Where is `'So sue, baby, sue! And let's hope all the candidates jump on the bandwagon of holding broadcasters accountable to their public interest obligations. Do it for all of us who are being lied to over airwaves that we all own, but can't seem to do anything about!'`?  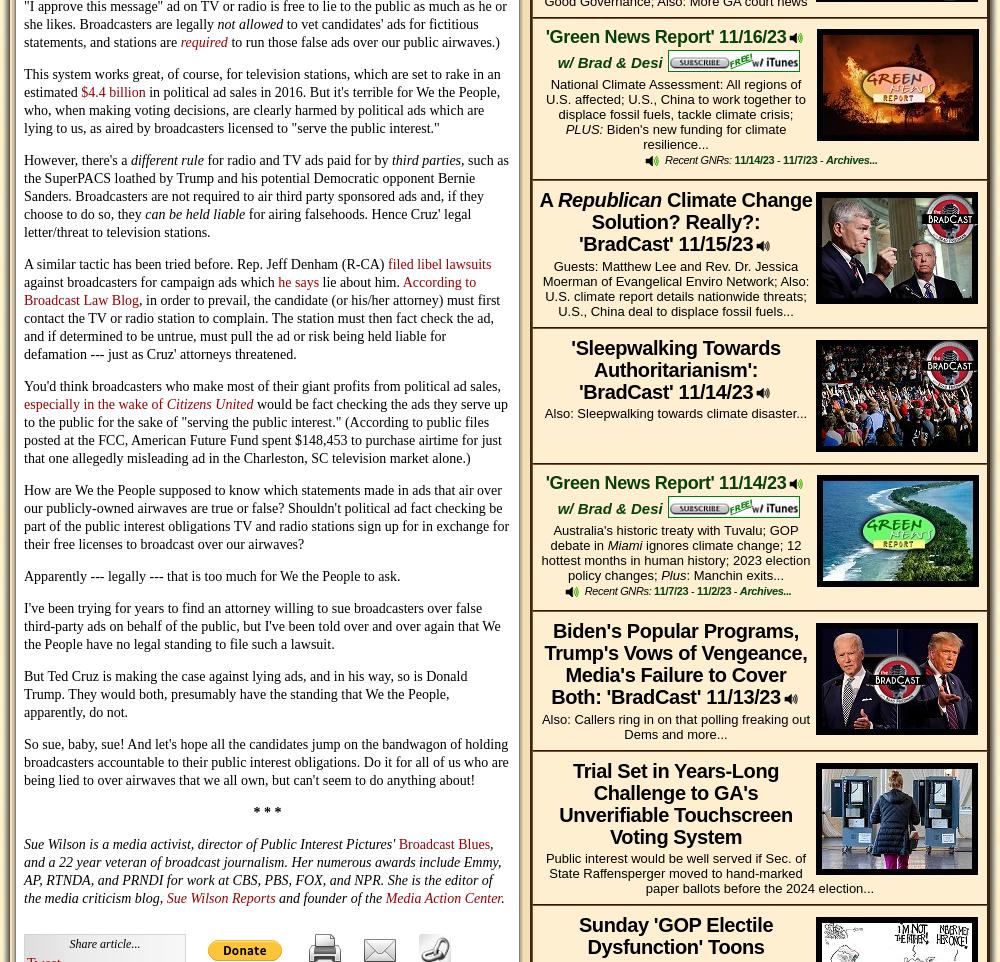 'So sue, baby, sue! And let's hope all the candidates jump on the bandwagon of holding broadcasters accountable to their public interest obligations. Do it for all of us who are being lied to over airwaves that we all own, but can't seem to do anything about!' is located at coordinates (24, 762).